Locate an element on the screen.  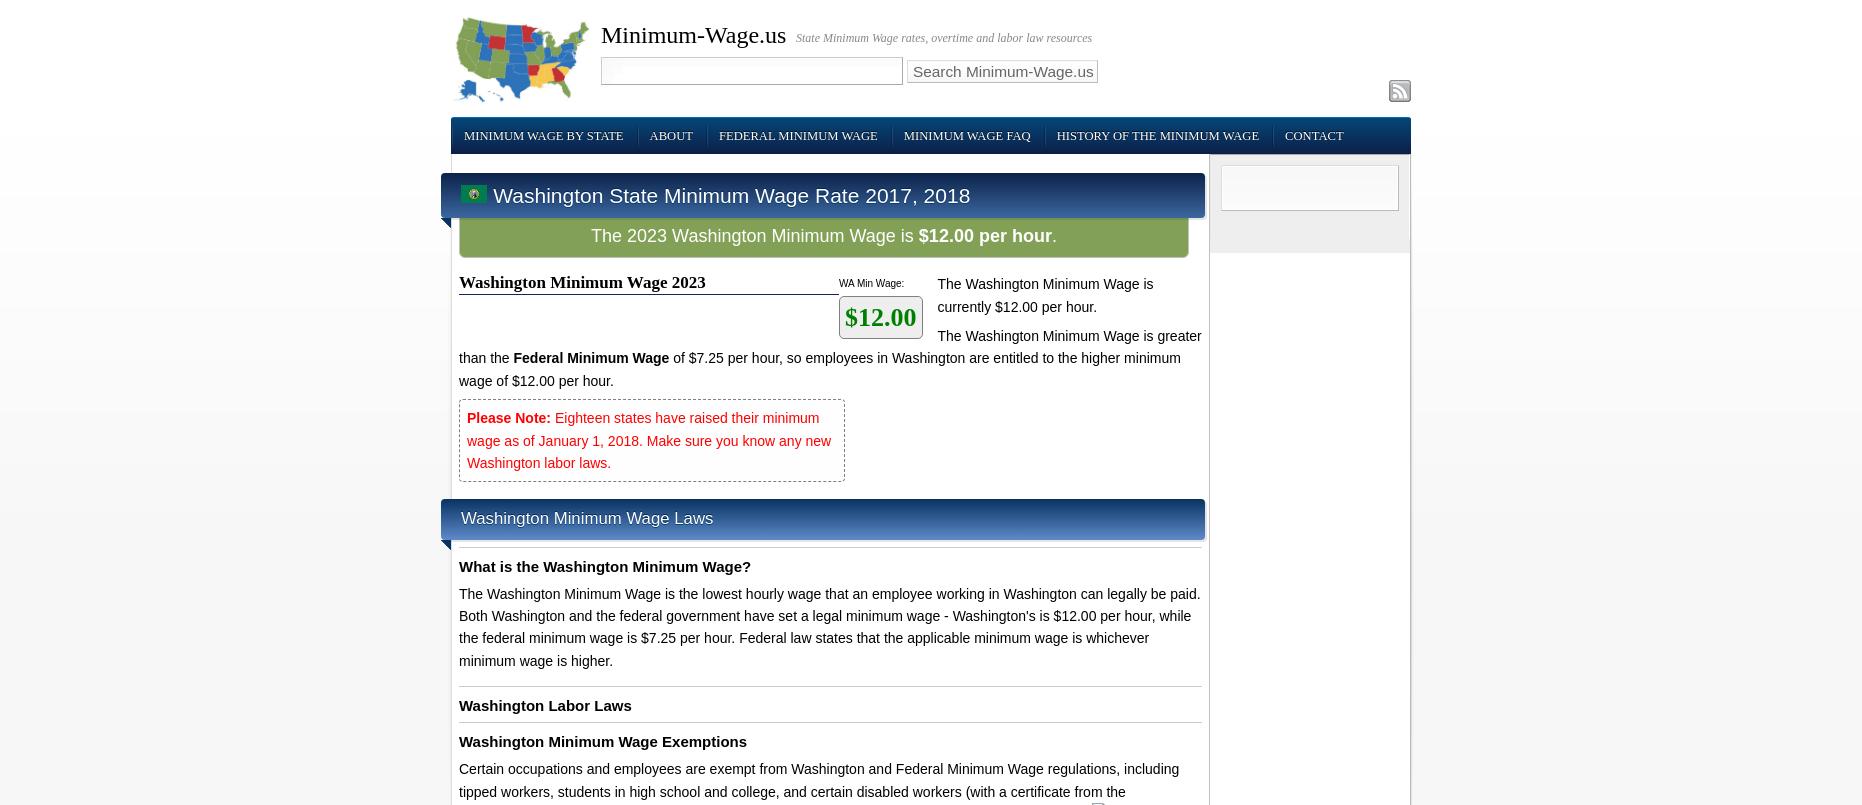
'$12.00 per hour' is located at coordinates (917, 234).